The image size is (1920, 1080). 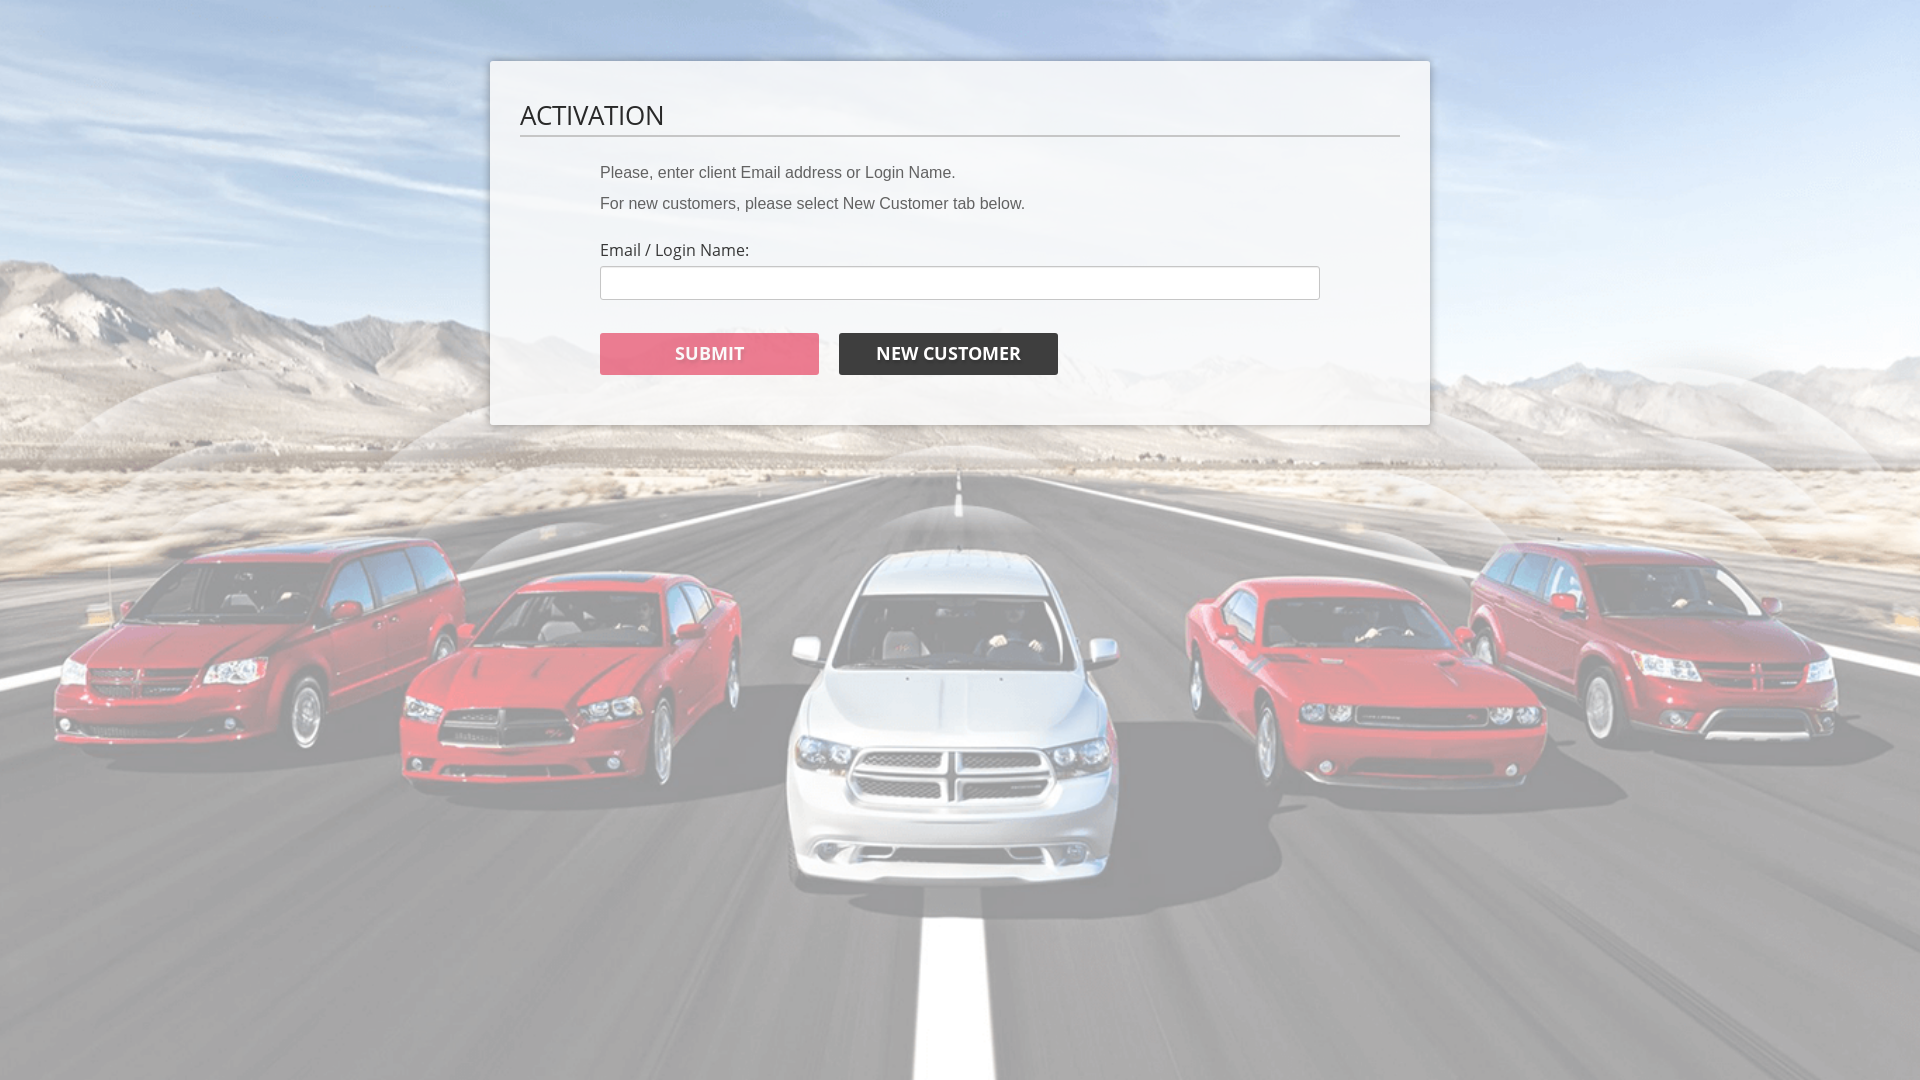 What do you see at coordinates (947, 353) in the screenshot?
I see `'NEW CUSTOMER'` at bounding box center [947, 353].